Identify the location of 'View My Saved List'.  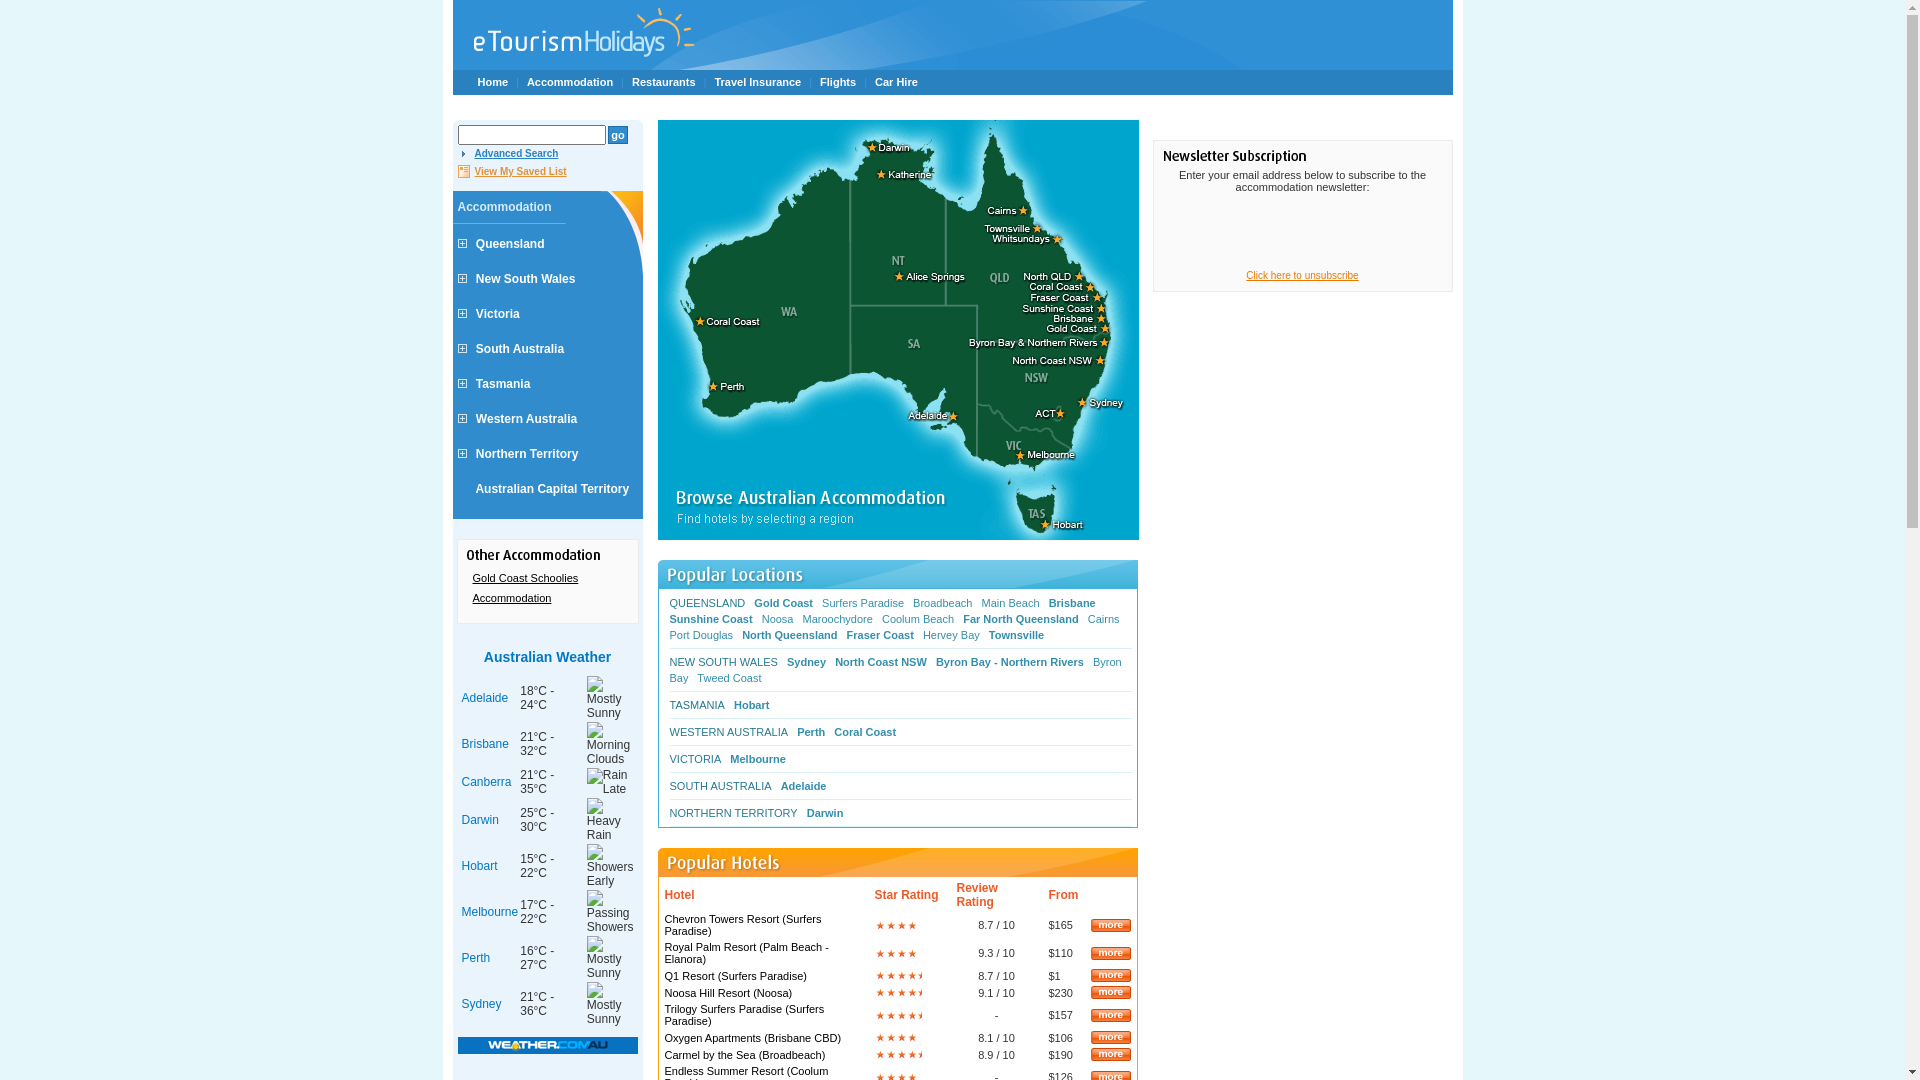
(456, 170).